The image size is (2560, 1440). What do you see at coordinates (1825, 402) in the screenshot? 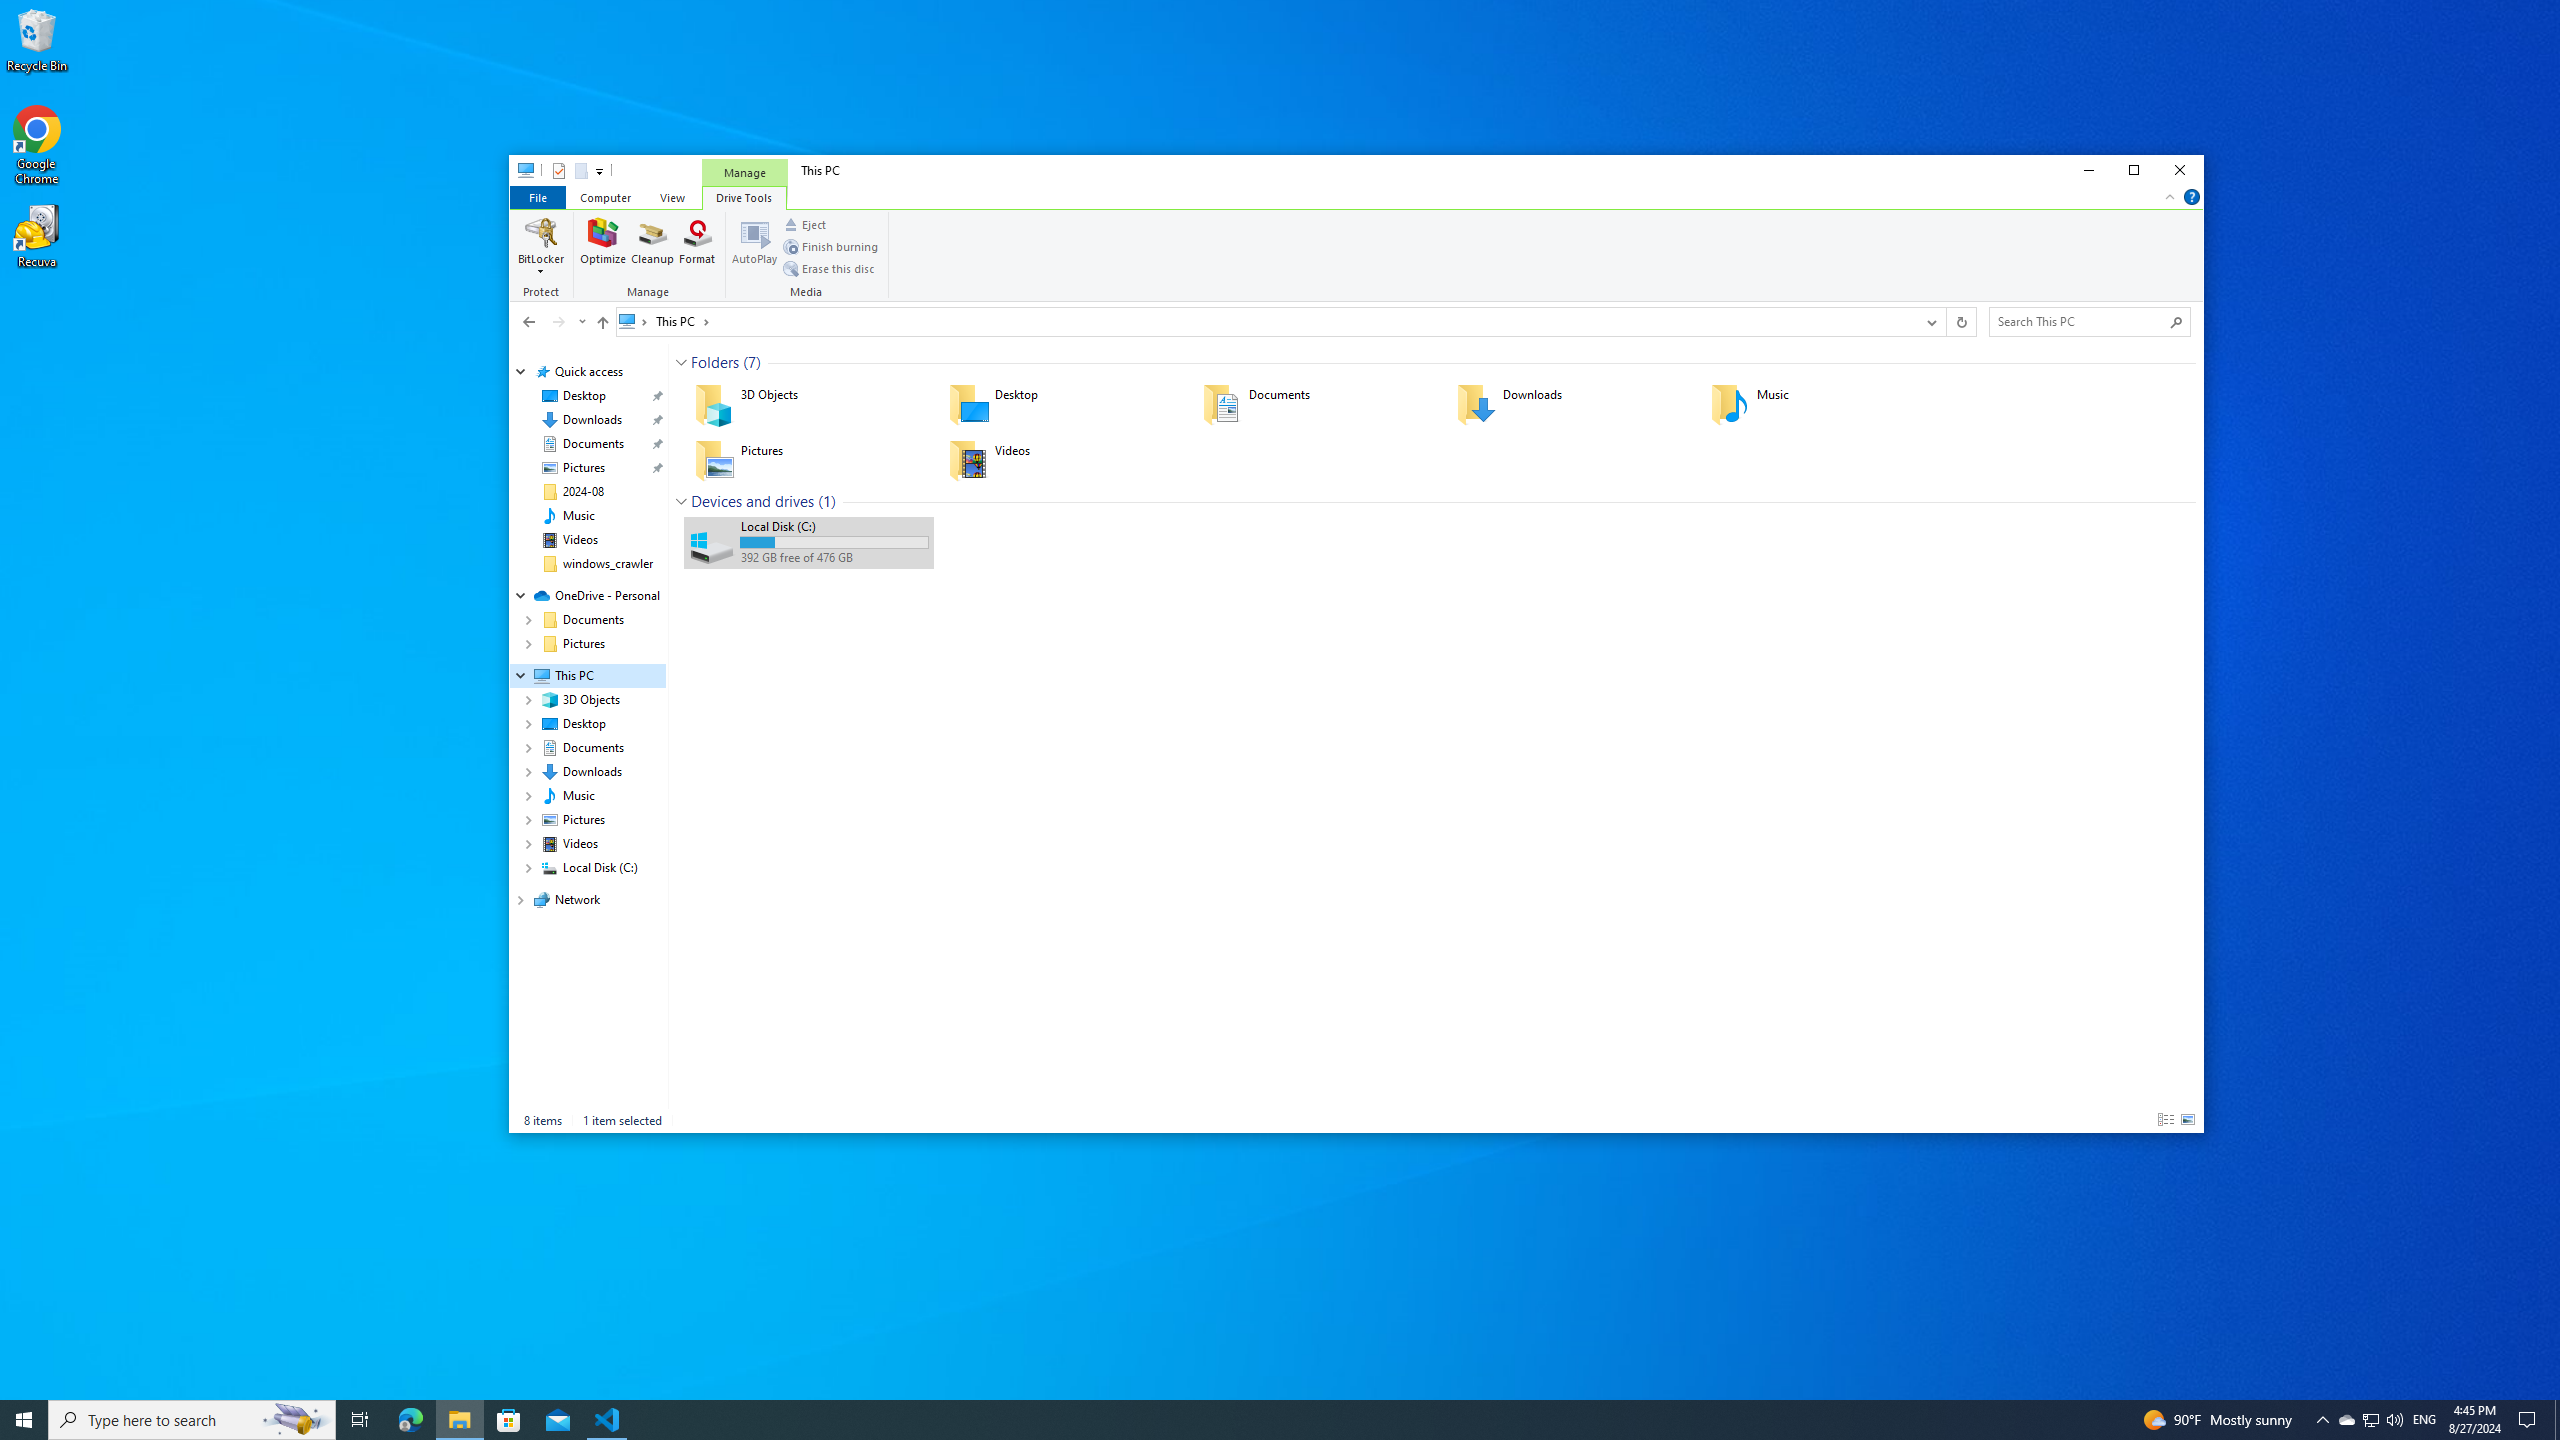
I see `'Music'` at bounding box center [1825, 402].